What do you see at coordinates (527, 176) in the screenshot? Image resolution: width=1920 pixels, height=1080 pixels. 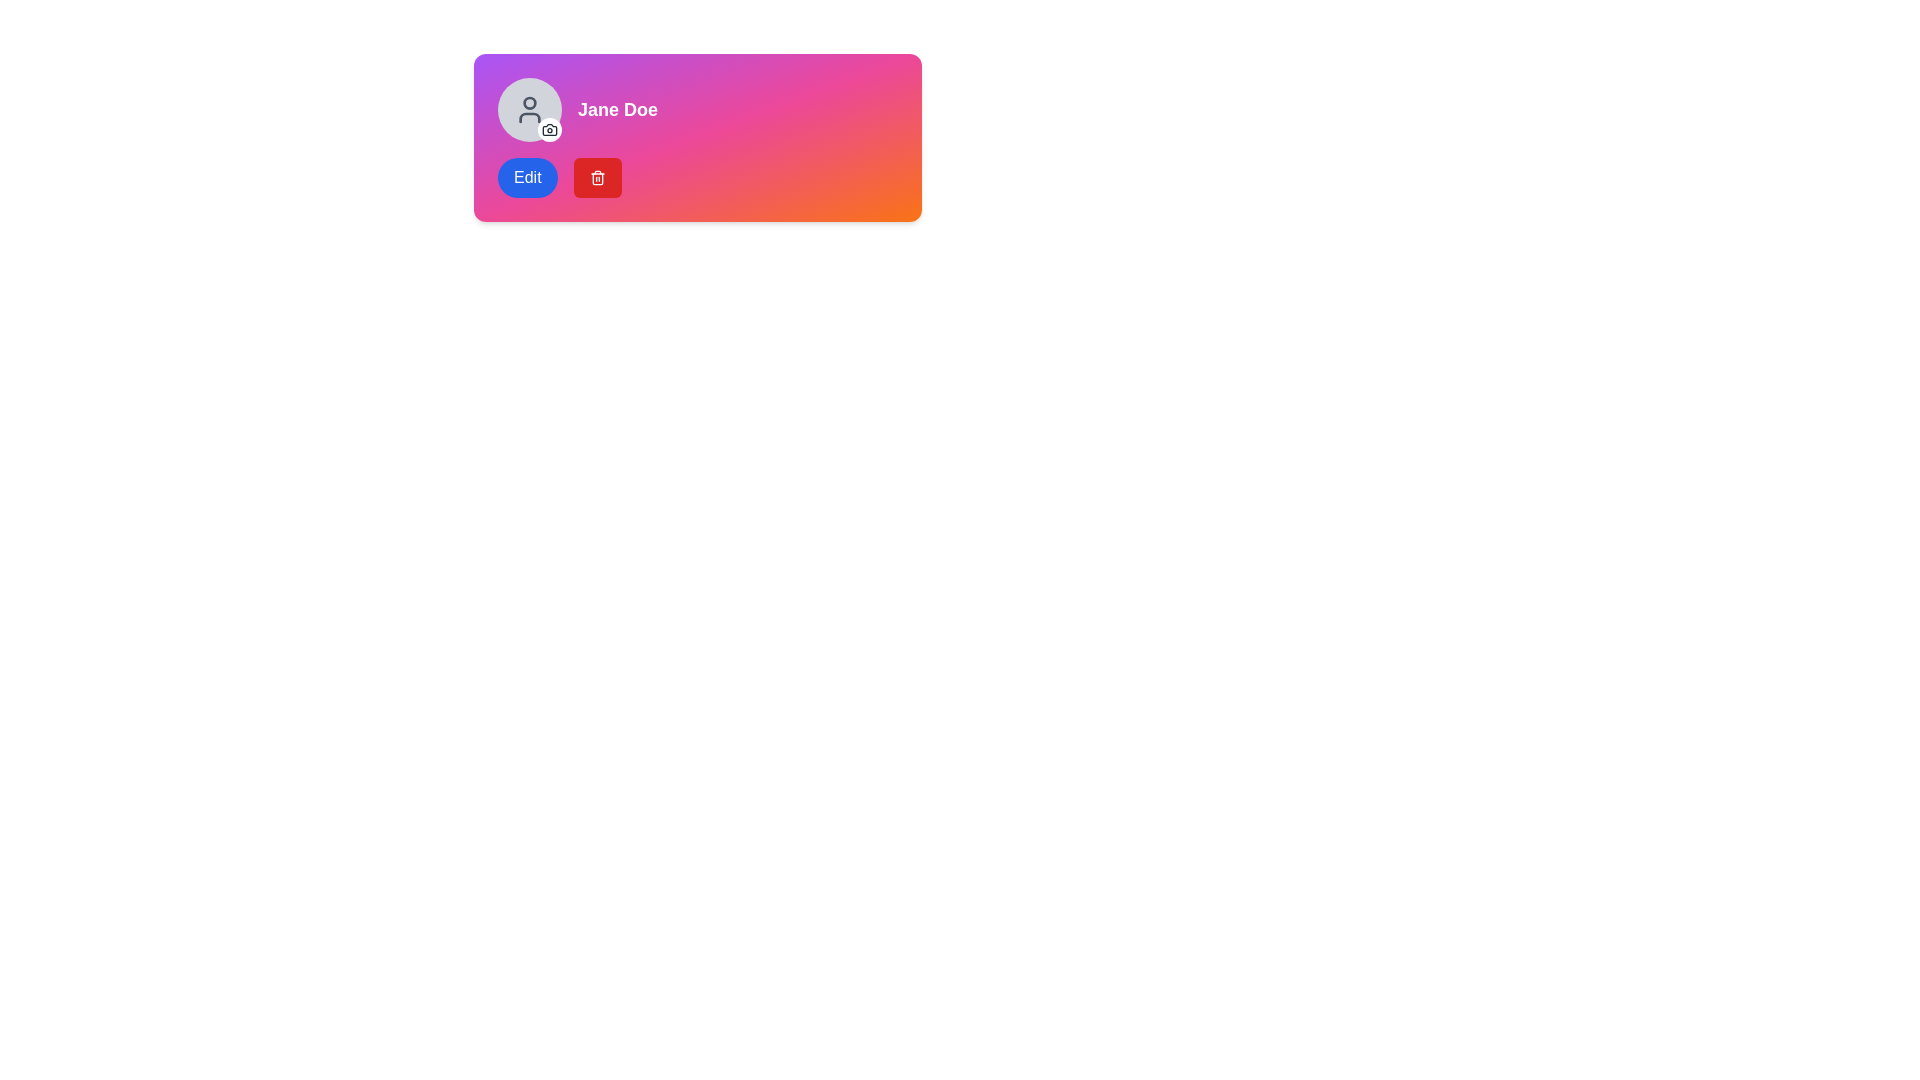 I see `the 'Edit' button with a blue background and white text` at bounding box center [527, 176].